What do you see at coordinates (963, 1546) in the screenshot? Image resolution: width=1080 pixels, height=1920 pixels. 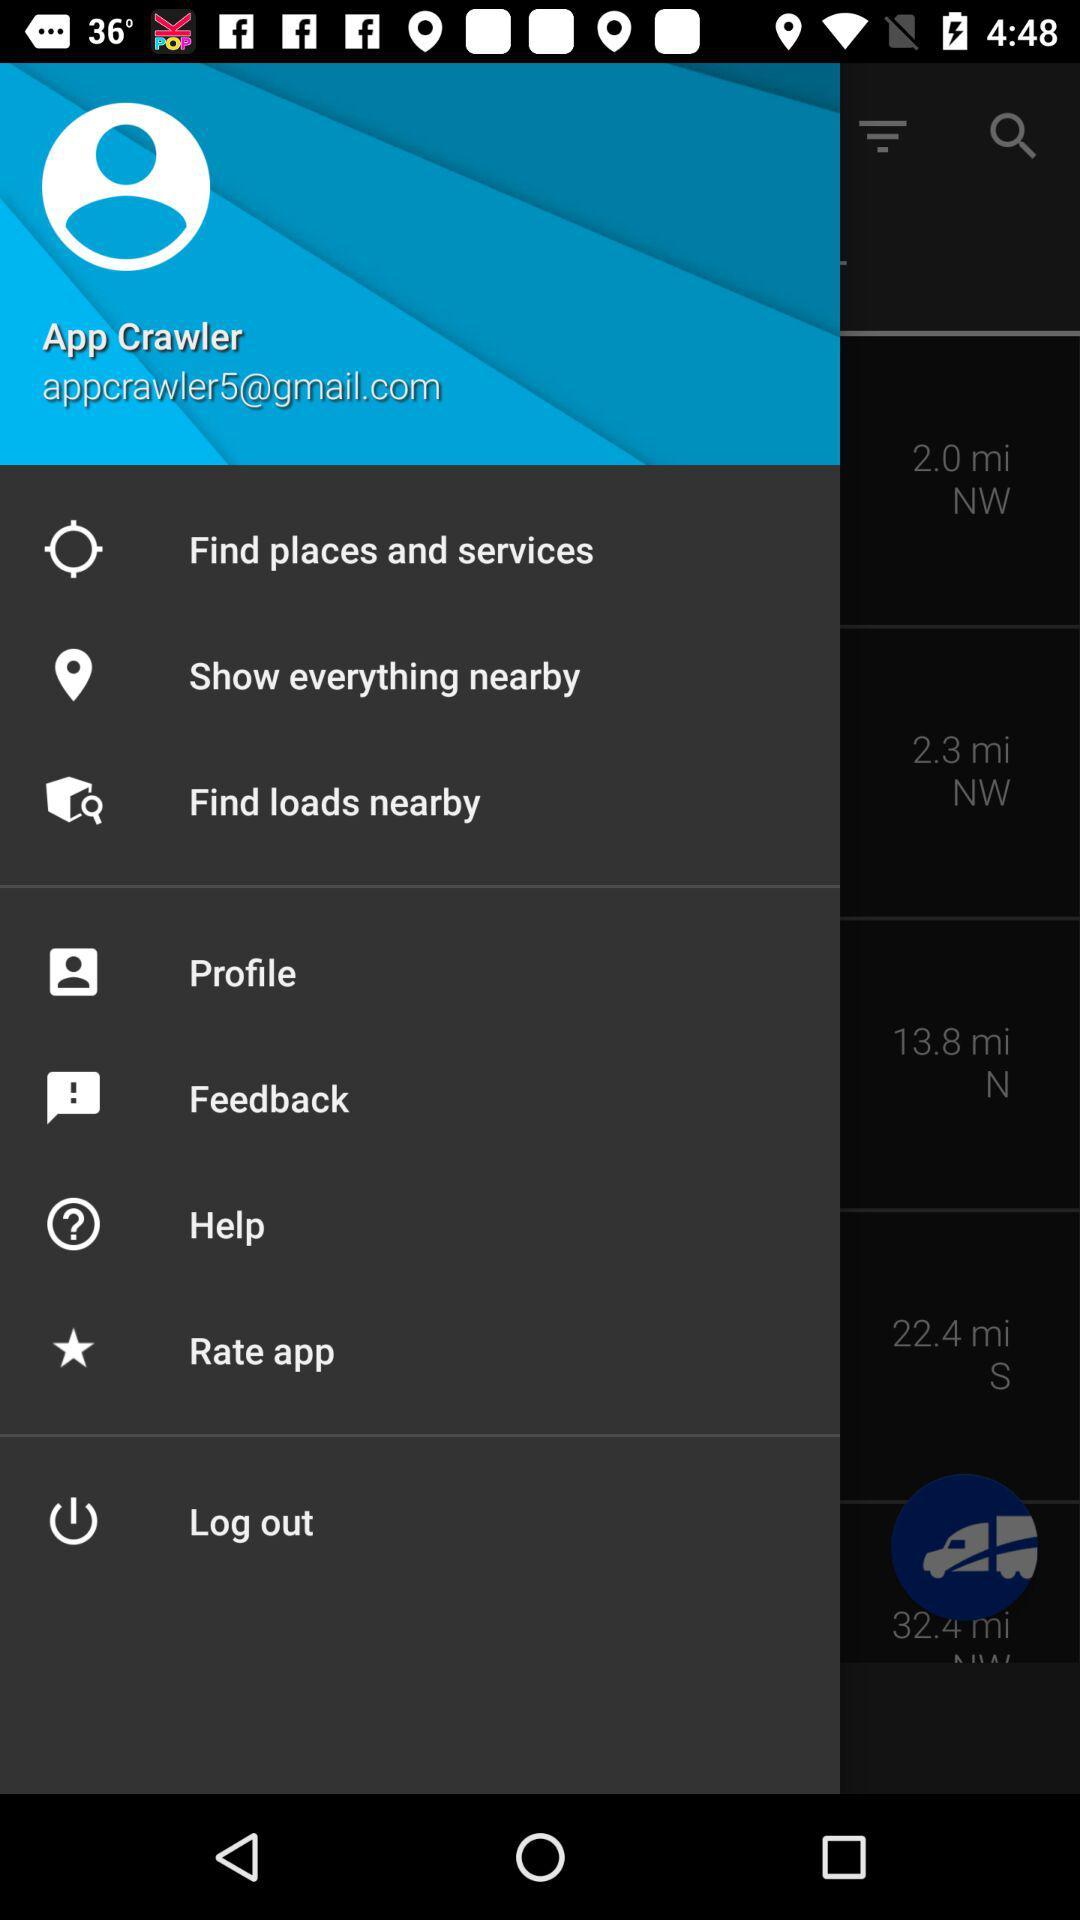 I see `the build icon` at bounding box center [963, 1546].